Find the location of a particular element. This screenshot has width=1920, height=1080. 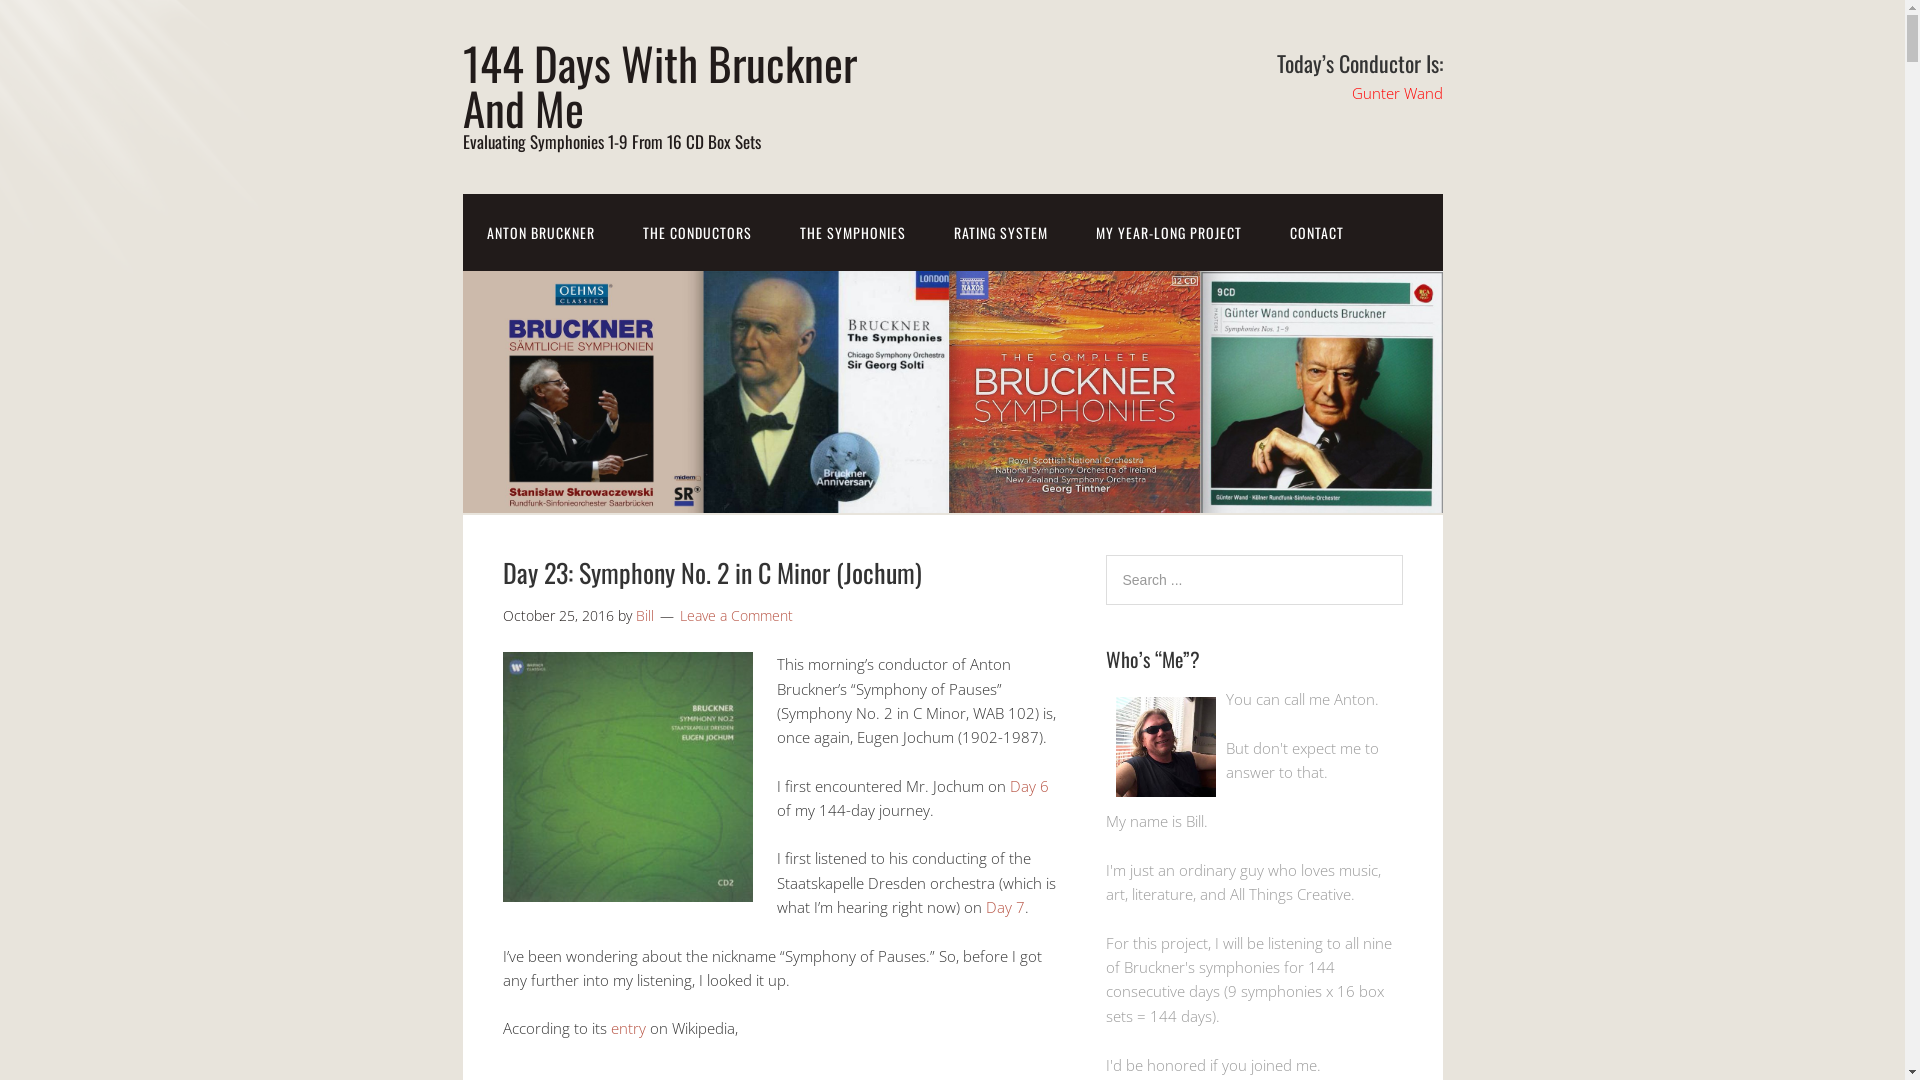

'CONTACT' is located at coordinates (1316, 231).